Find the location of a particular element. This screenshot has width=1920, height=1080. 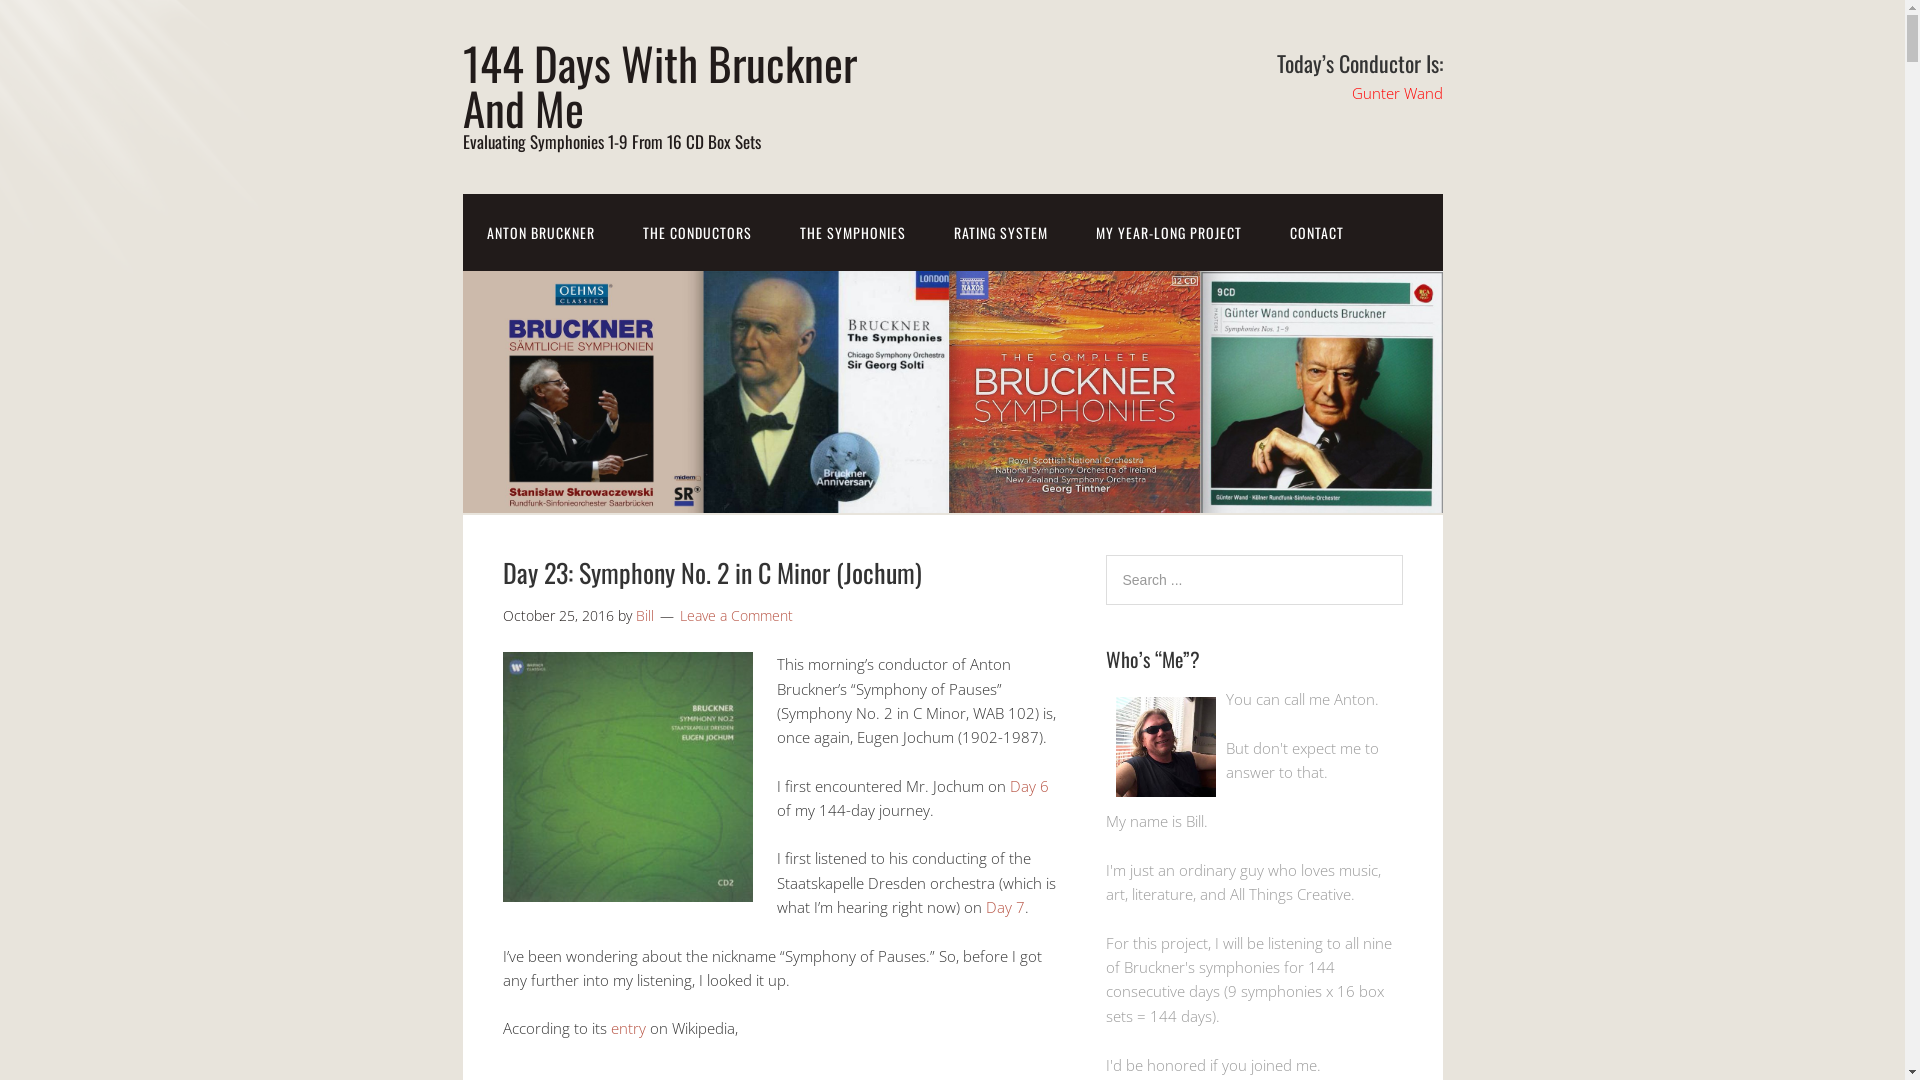

'CONTACT' is located at coordinates (1316, 231).